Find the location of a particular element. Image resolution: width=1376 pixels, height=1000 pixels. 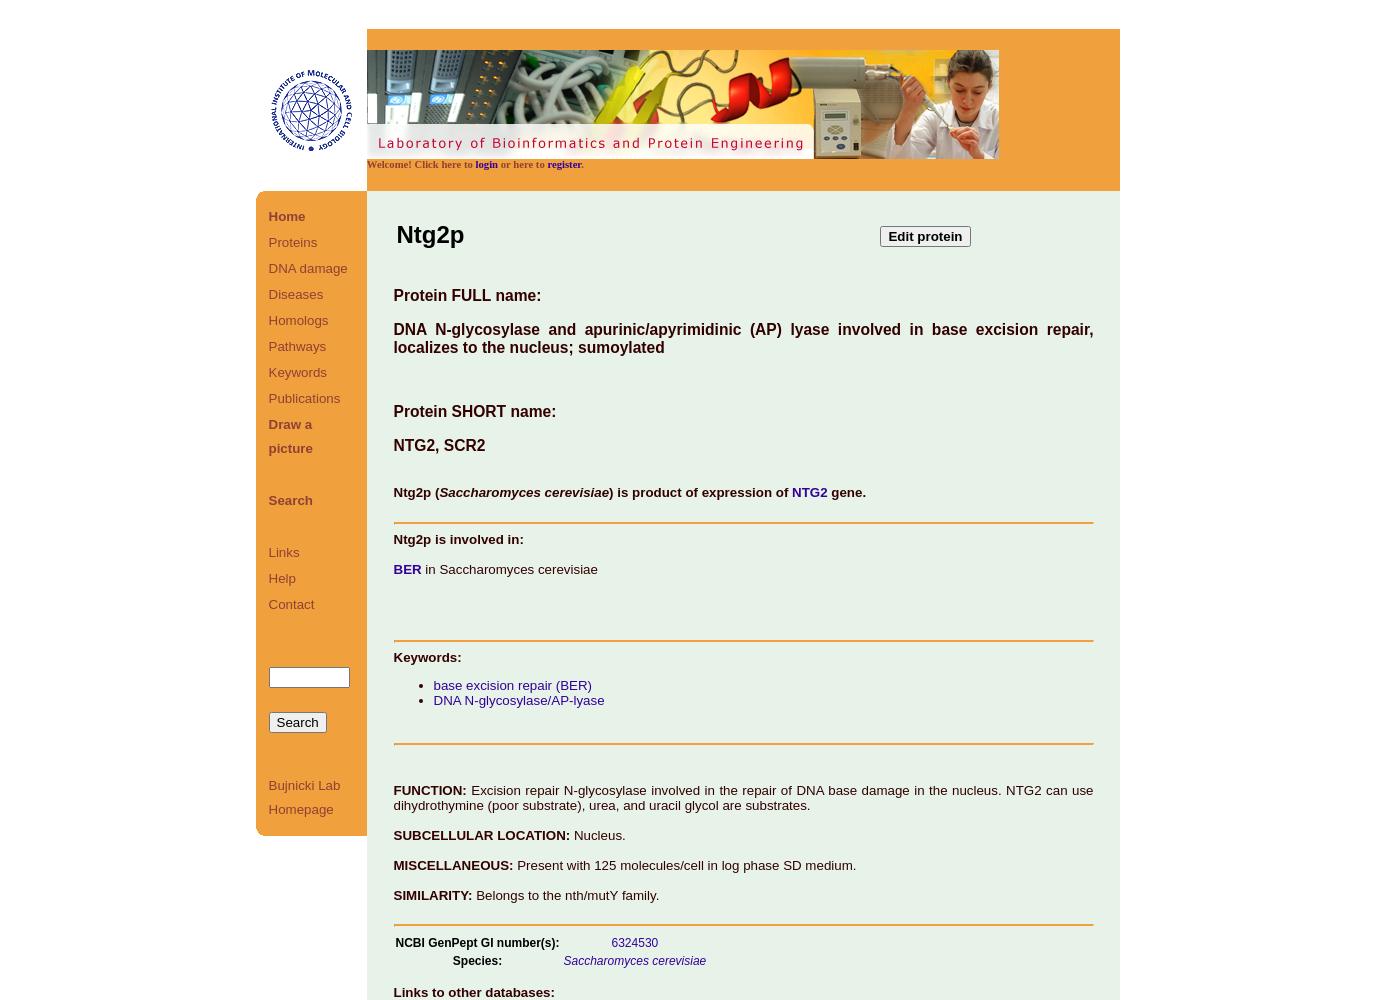

'Search' is located at coordinates (290, 500).